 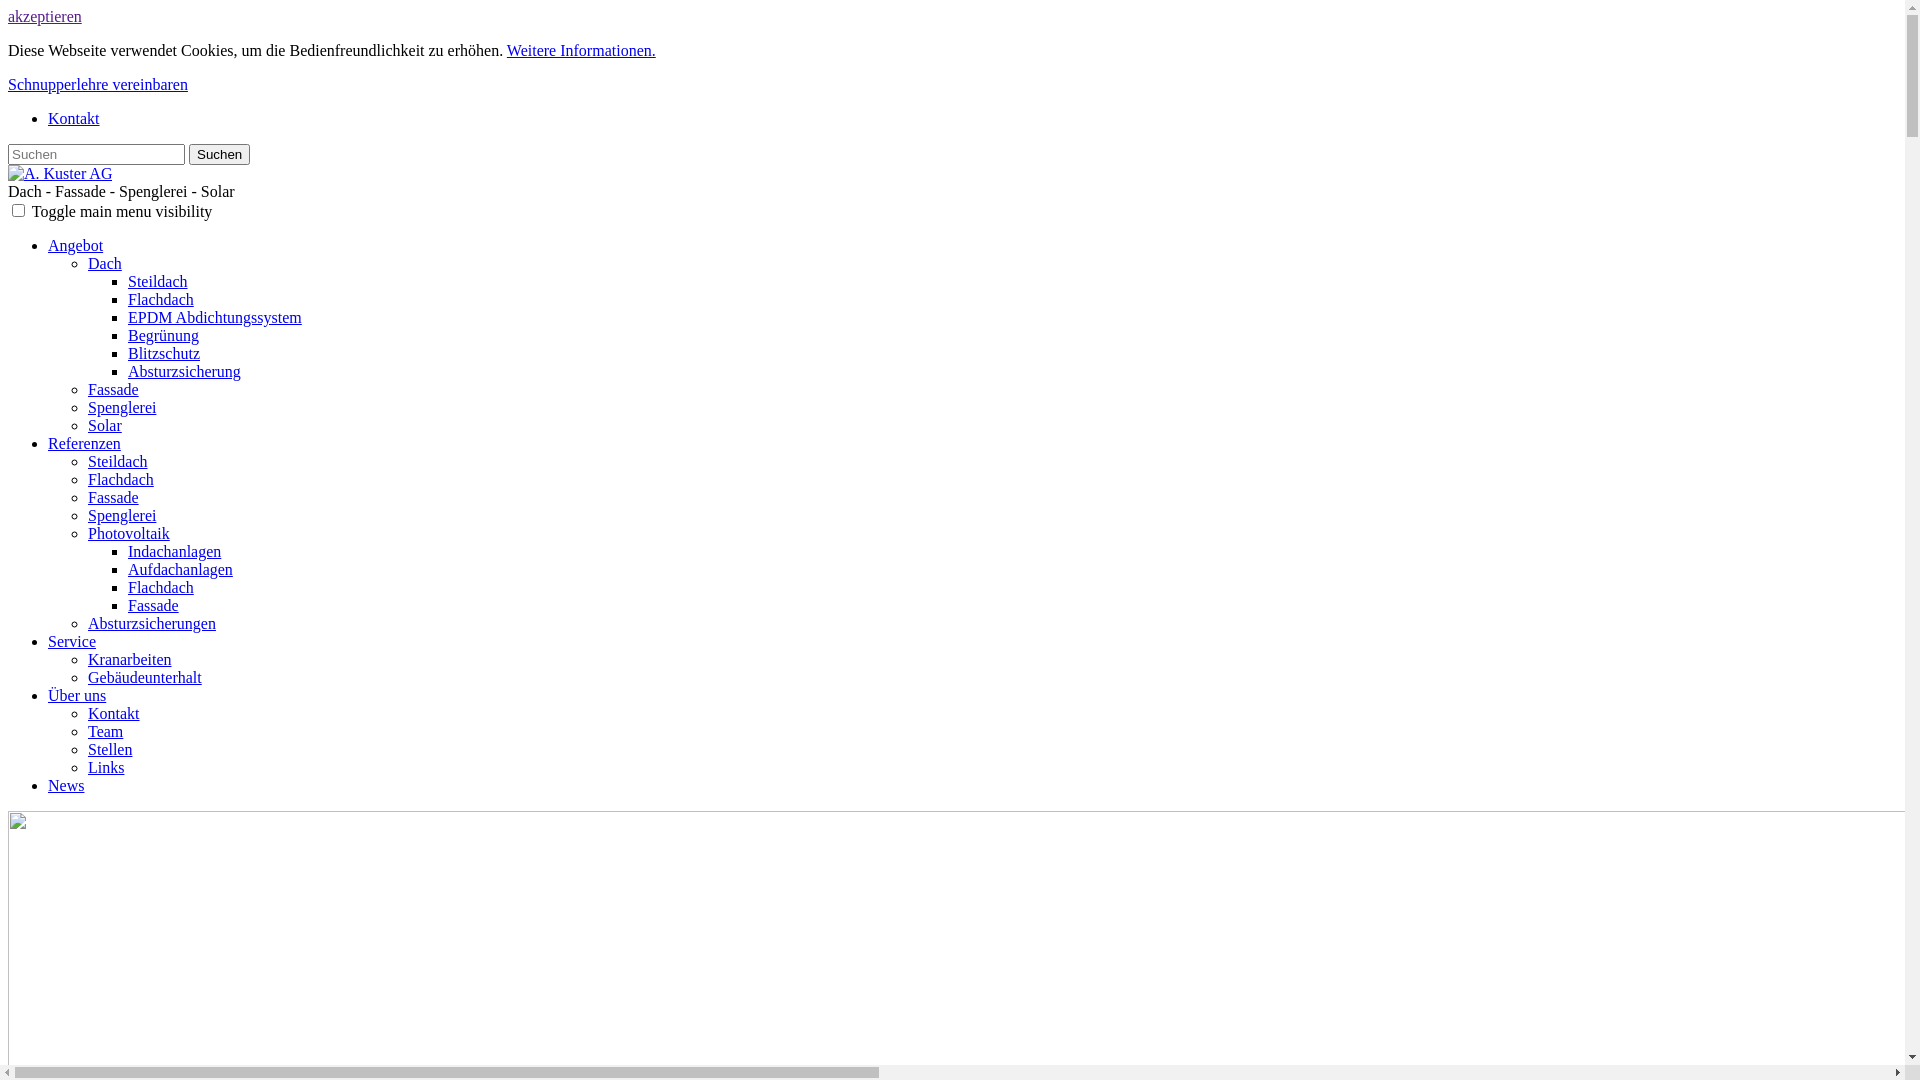 What do you see at coordinates (184, 371) in the screenshot?
I see `'Absturzsicherung'` at bounding box center [184, 371].